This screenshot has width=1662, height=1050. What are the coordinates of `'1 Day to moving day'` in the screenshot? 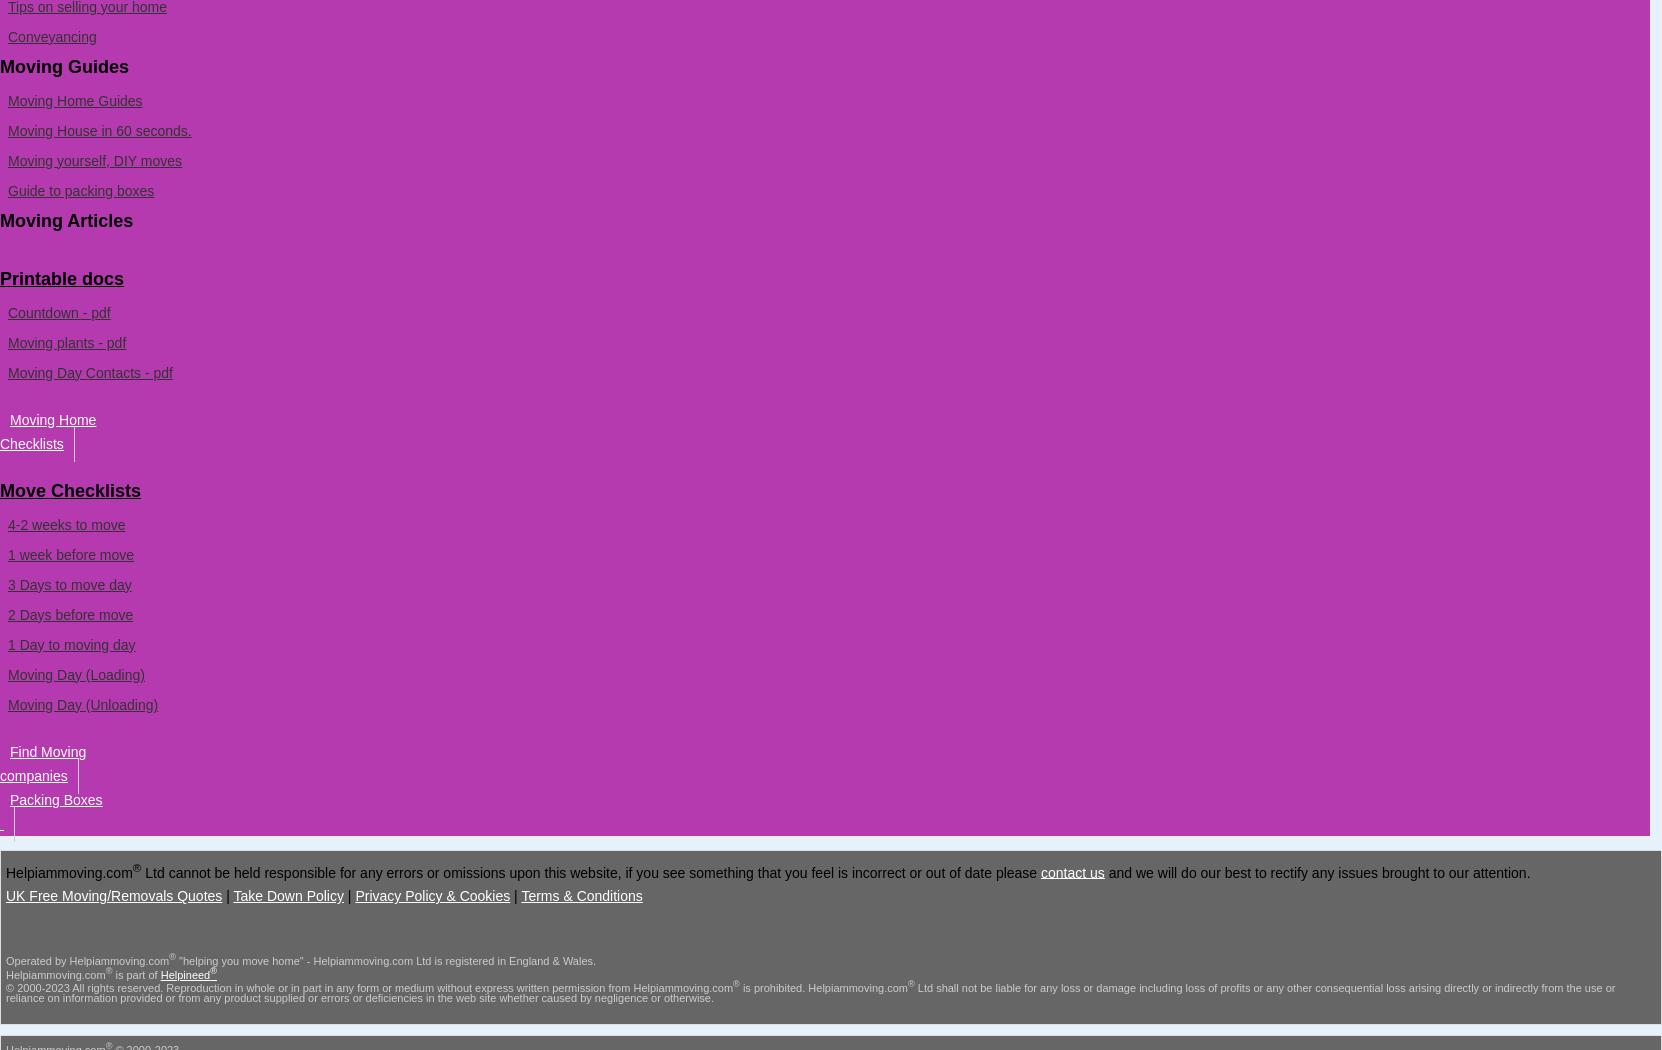 It's located at (70, 642).